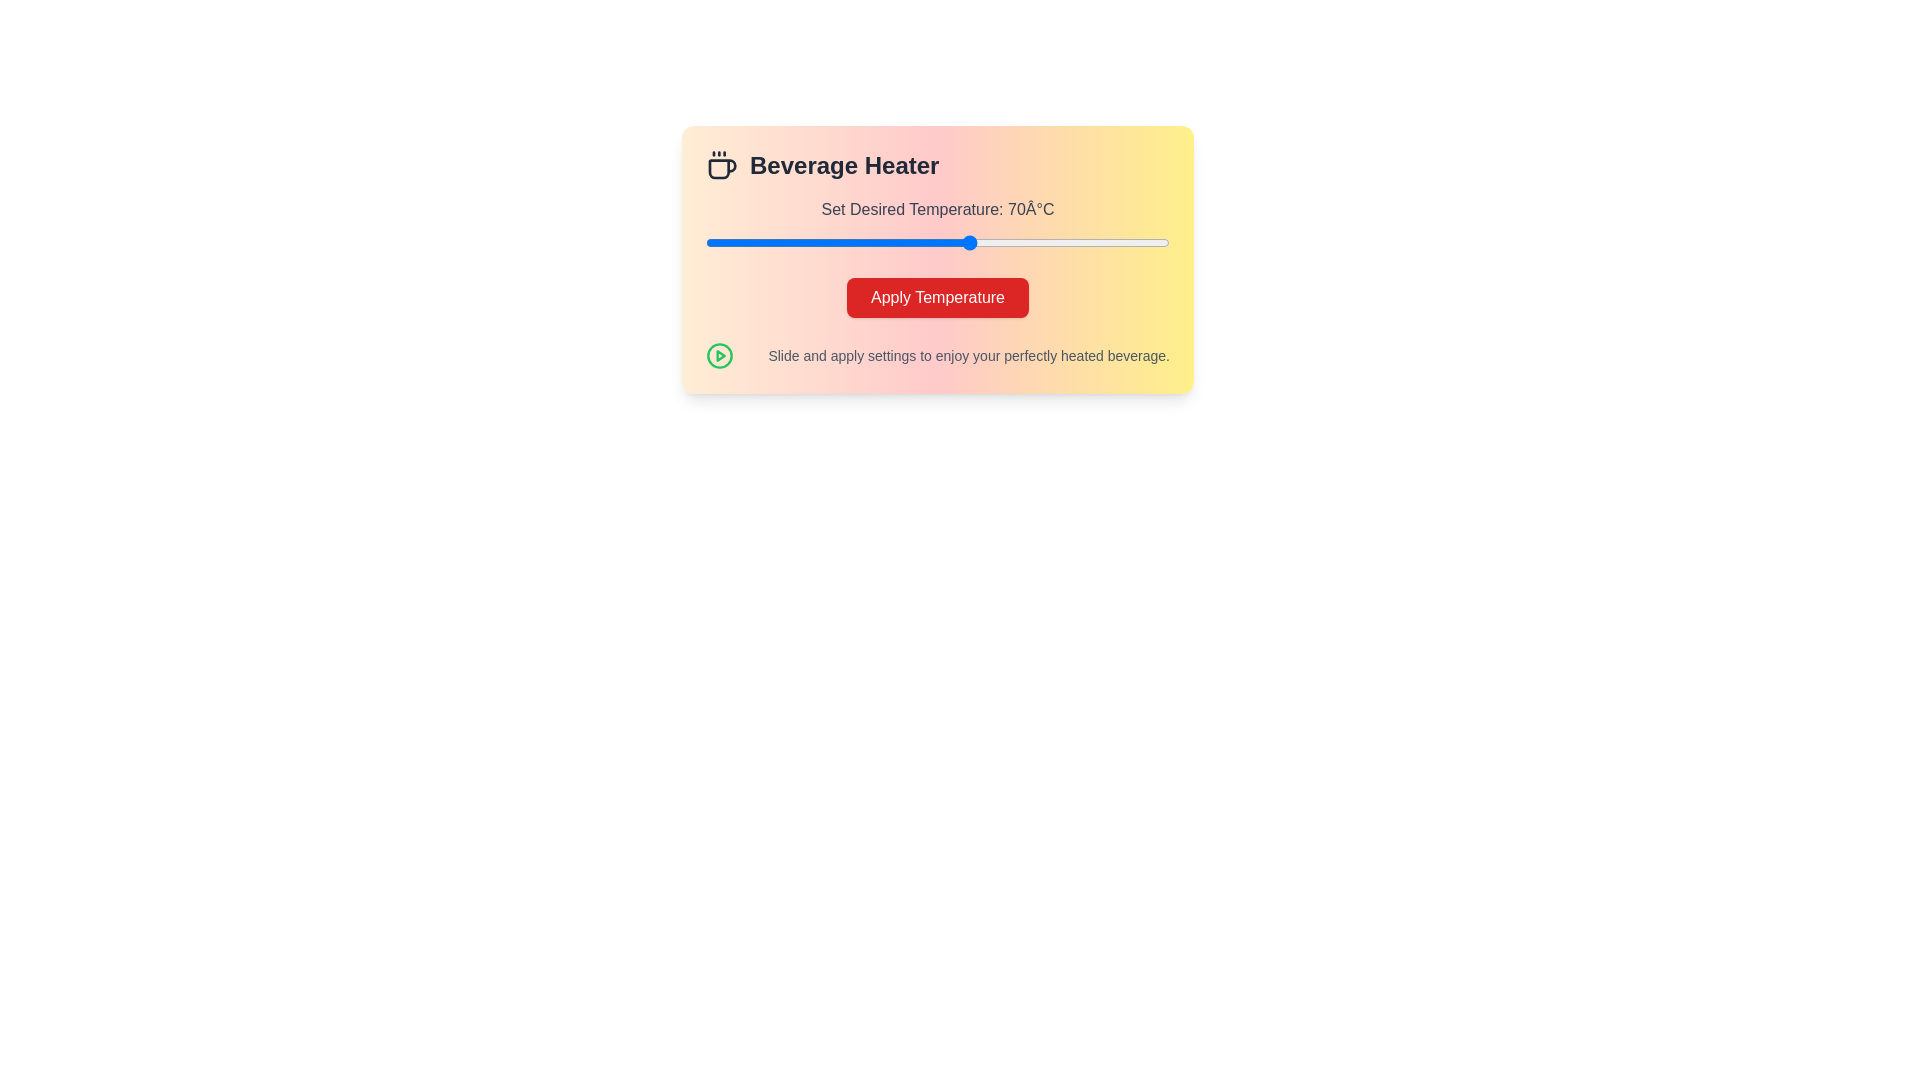 Image resolution: width=1920 pixels, height=1080 pixels. What do you see at coordinates (744, 242) in the screenshot?
I see `the temperature slider to set the desired temperature to 36°C` at bounding box center [744, 242].